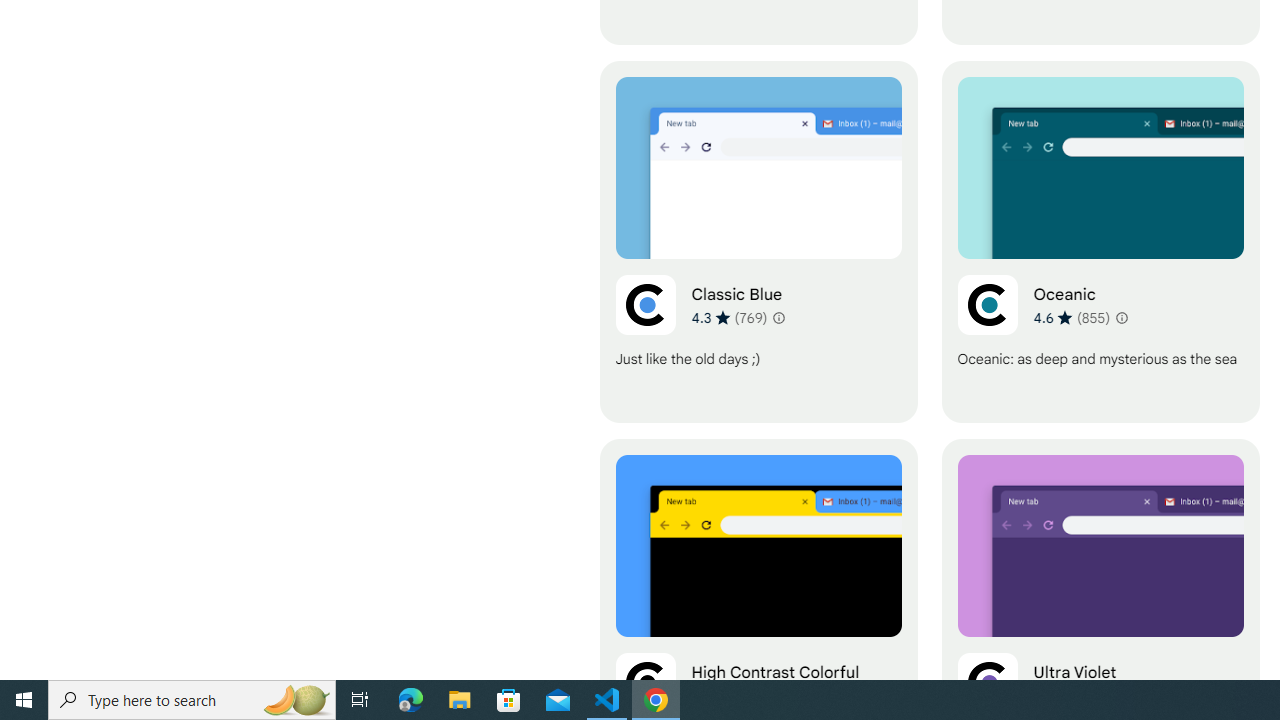  I want to click on 'Oceanic', so click(1099, 241).